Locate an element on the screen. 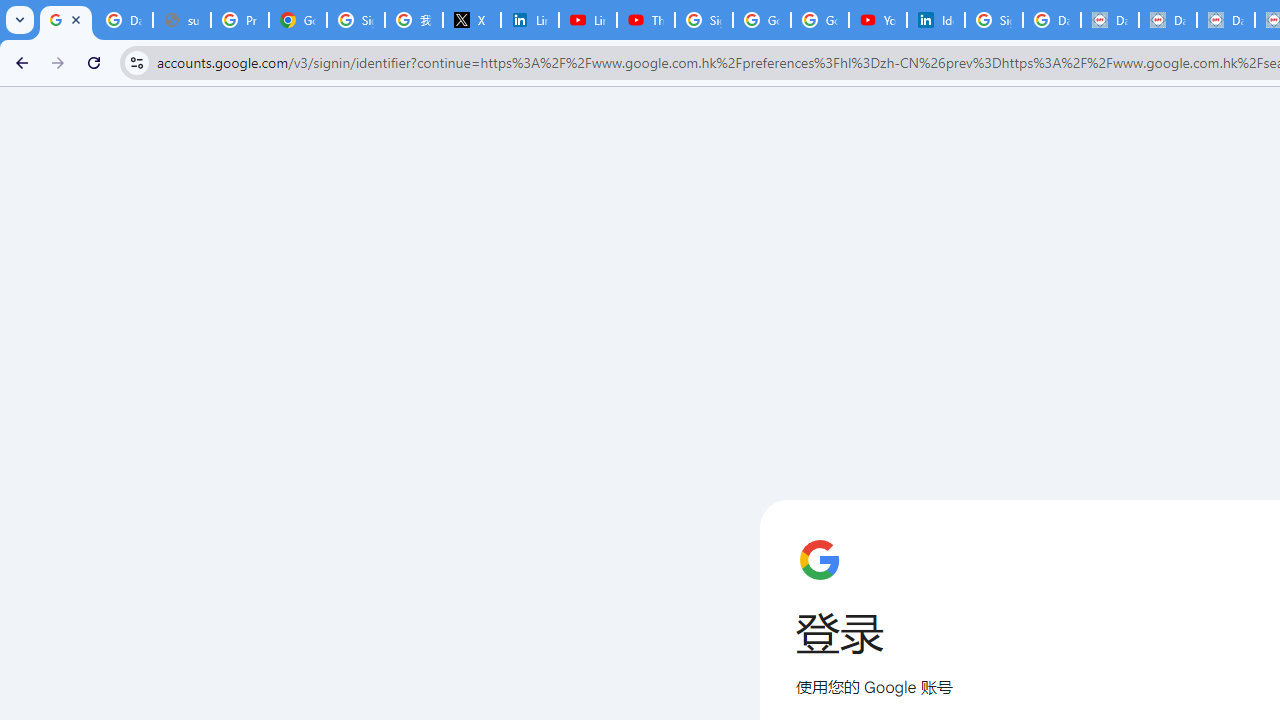 The image size is (1280, 720). 'support.google.com - Network error' is located at coordinates (181, 20).